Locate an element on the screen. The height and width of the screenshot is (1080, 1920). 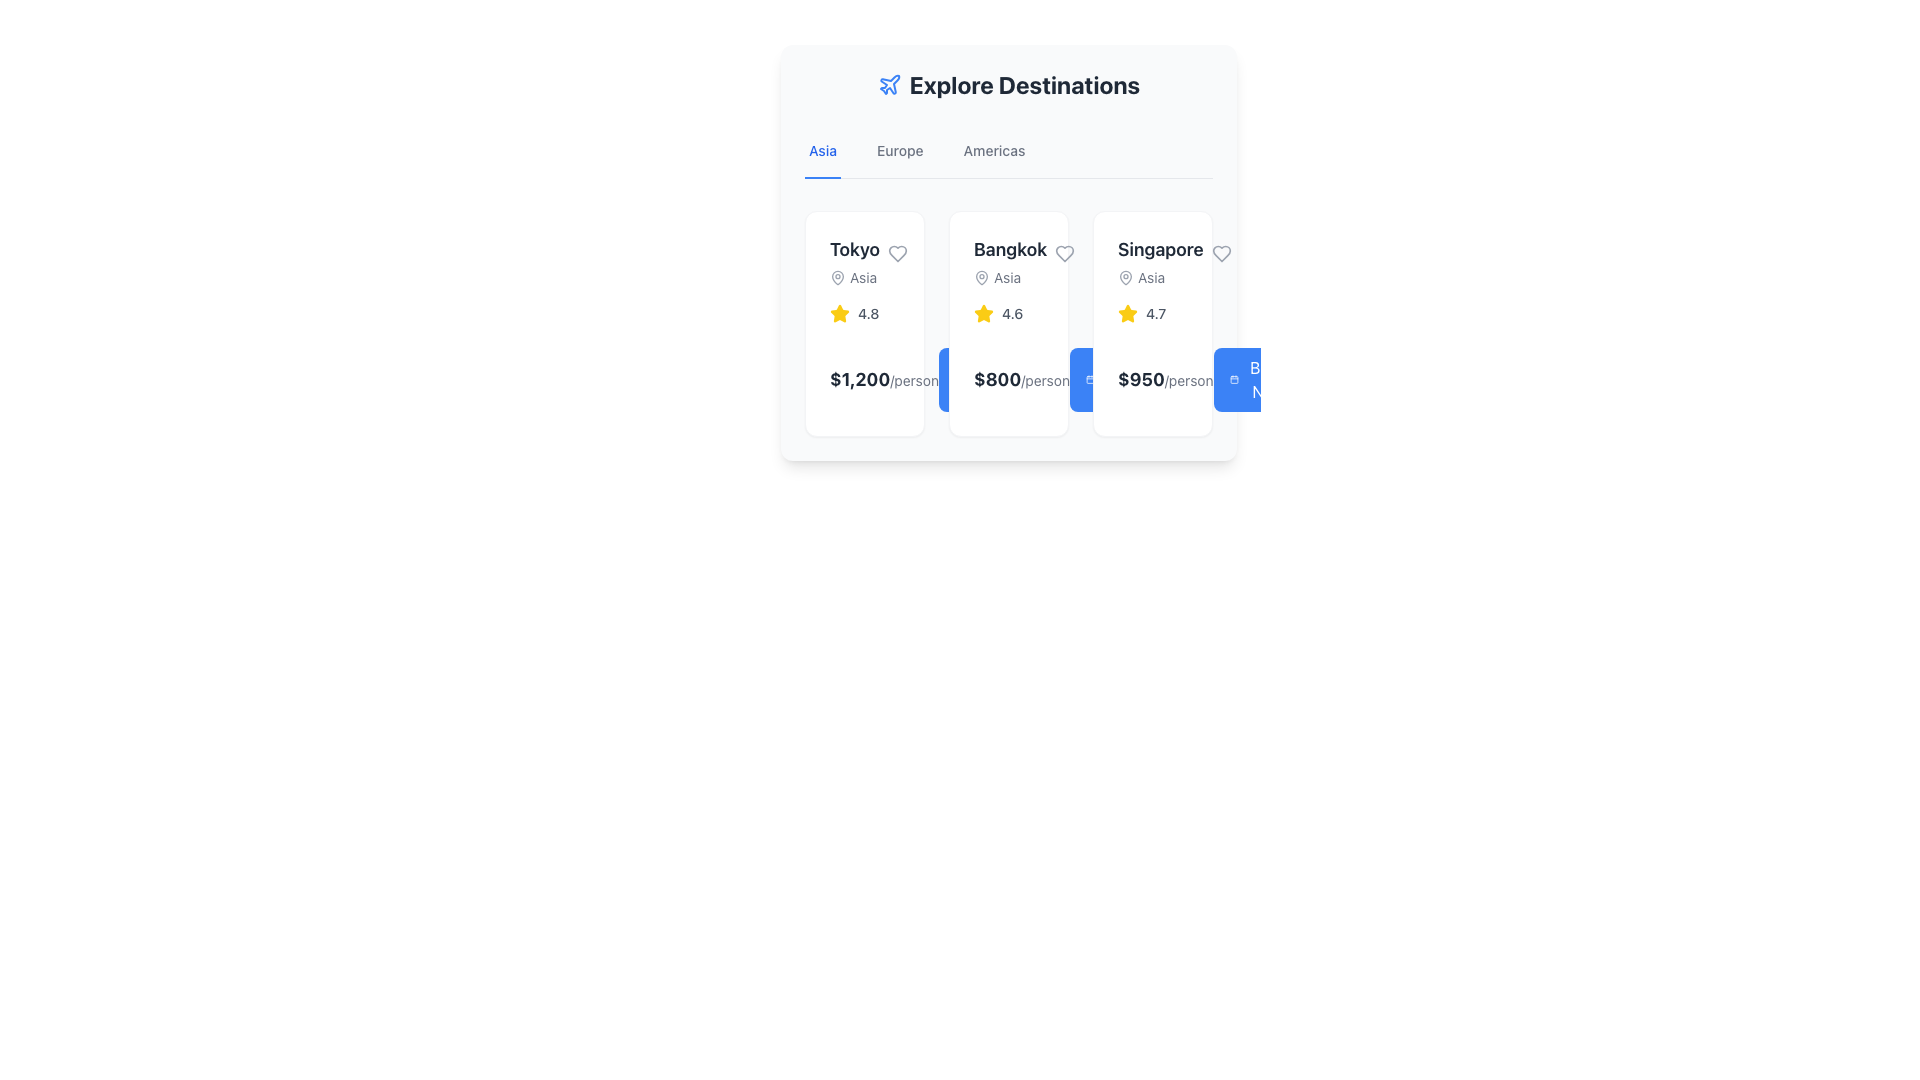
the text label displaying 'Asia', which is styled in gray and located near a map pin icon within the destination card layout is located at coordinates (1151, 277).